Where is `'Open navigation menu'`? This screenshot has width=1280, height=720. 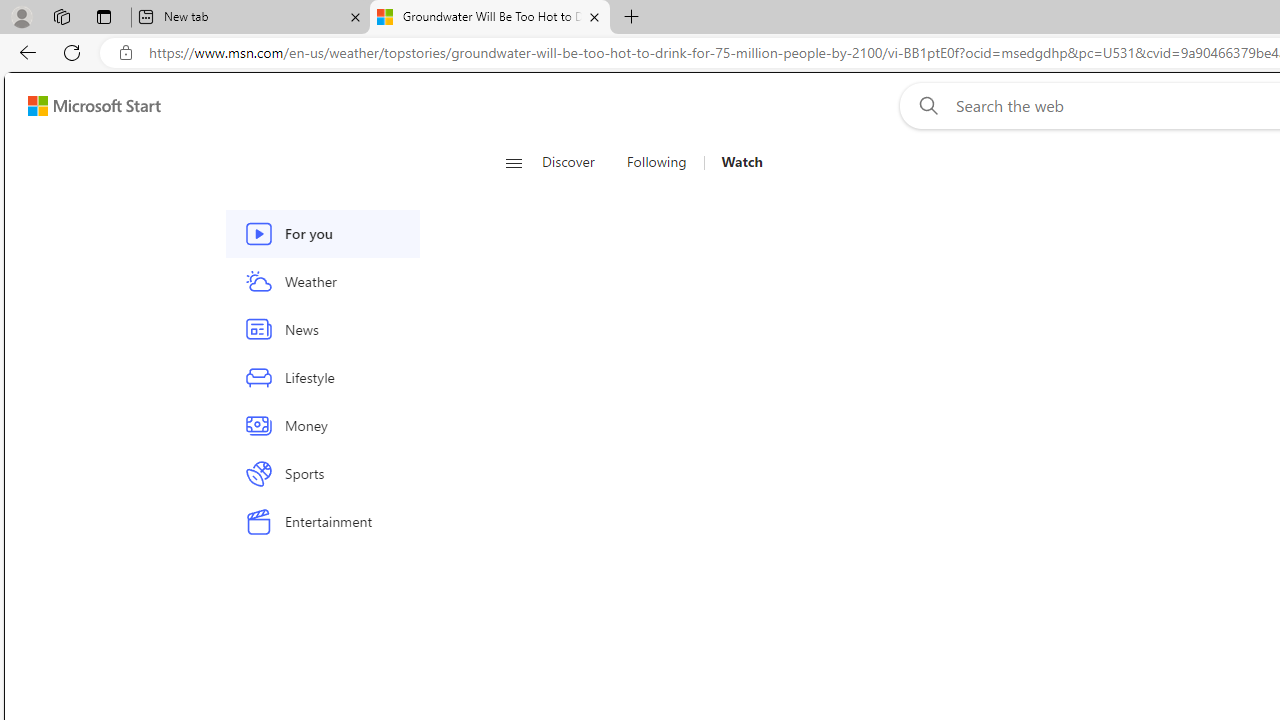
'Open navigation menu' is located at coordinates (513, 162).